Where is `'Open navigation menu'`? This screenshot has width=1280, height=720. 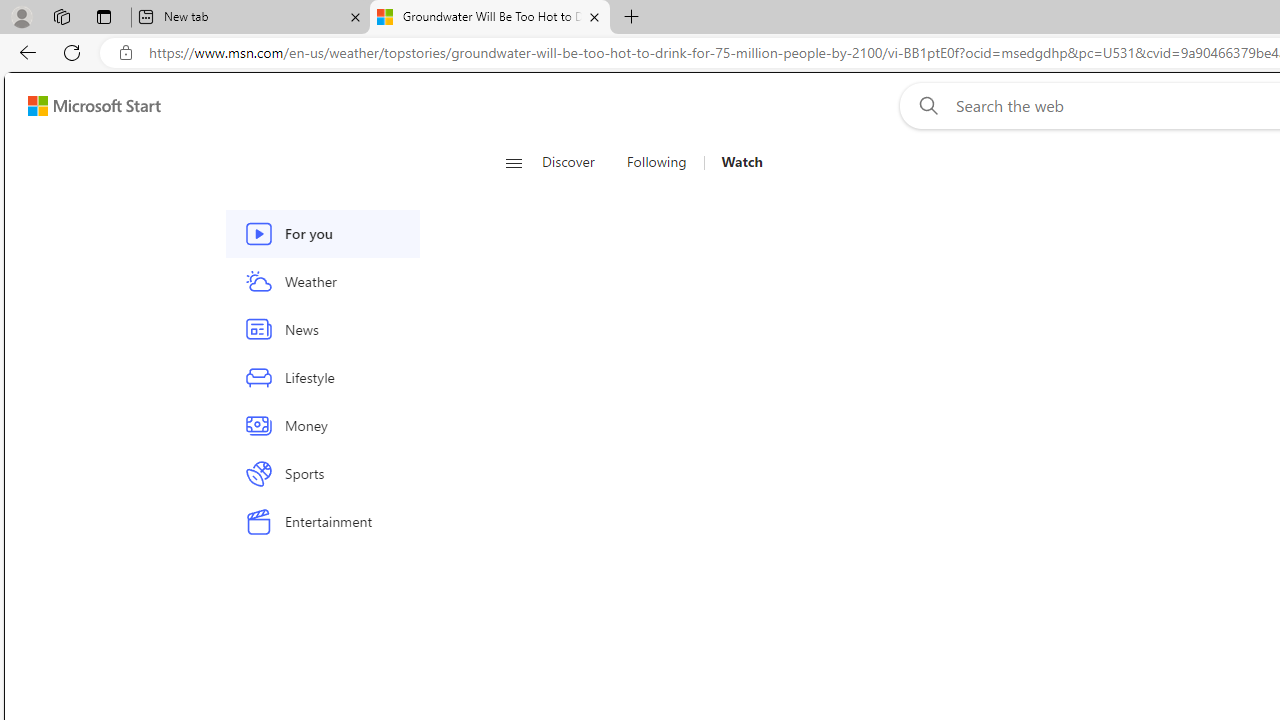
'Open navigation menu' is located at coordinates (513, 162).